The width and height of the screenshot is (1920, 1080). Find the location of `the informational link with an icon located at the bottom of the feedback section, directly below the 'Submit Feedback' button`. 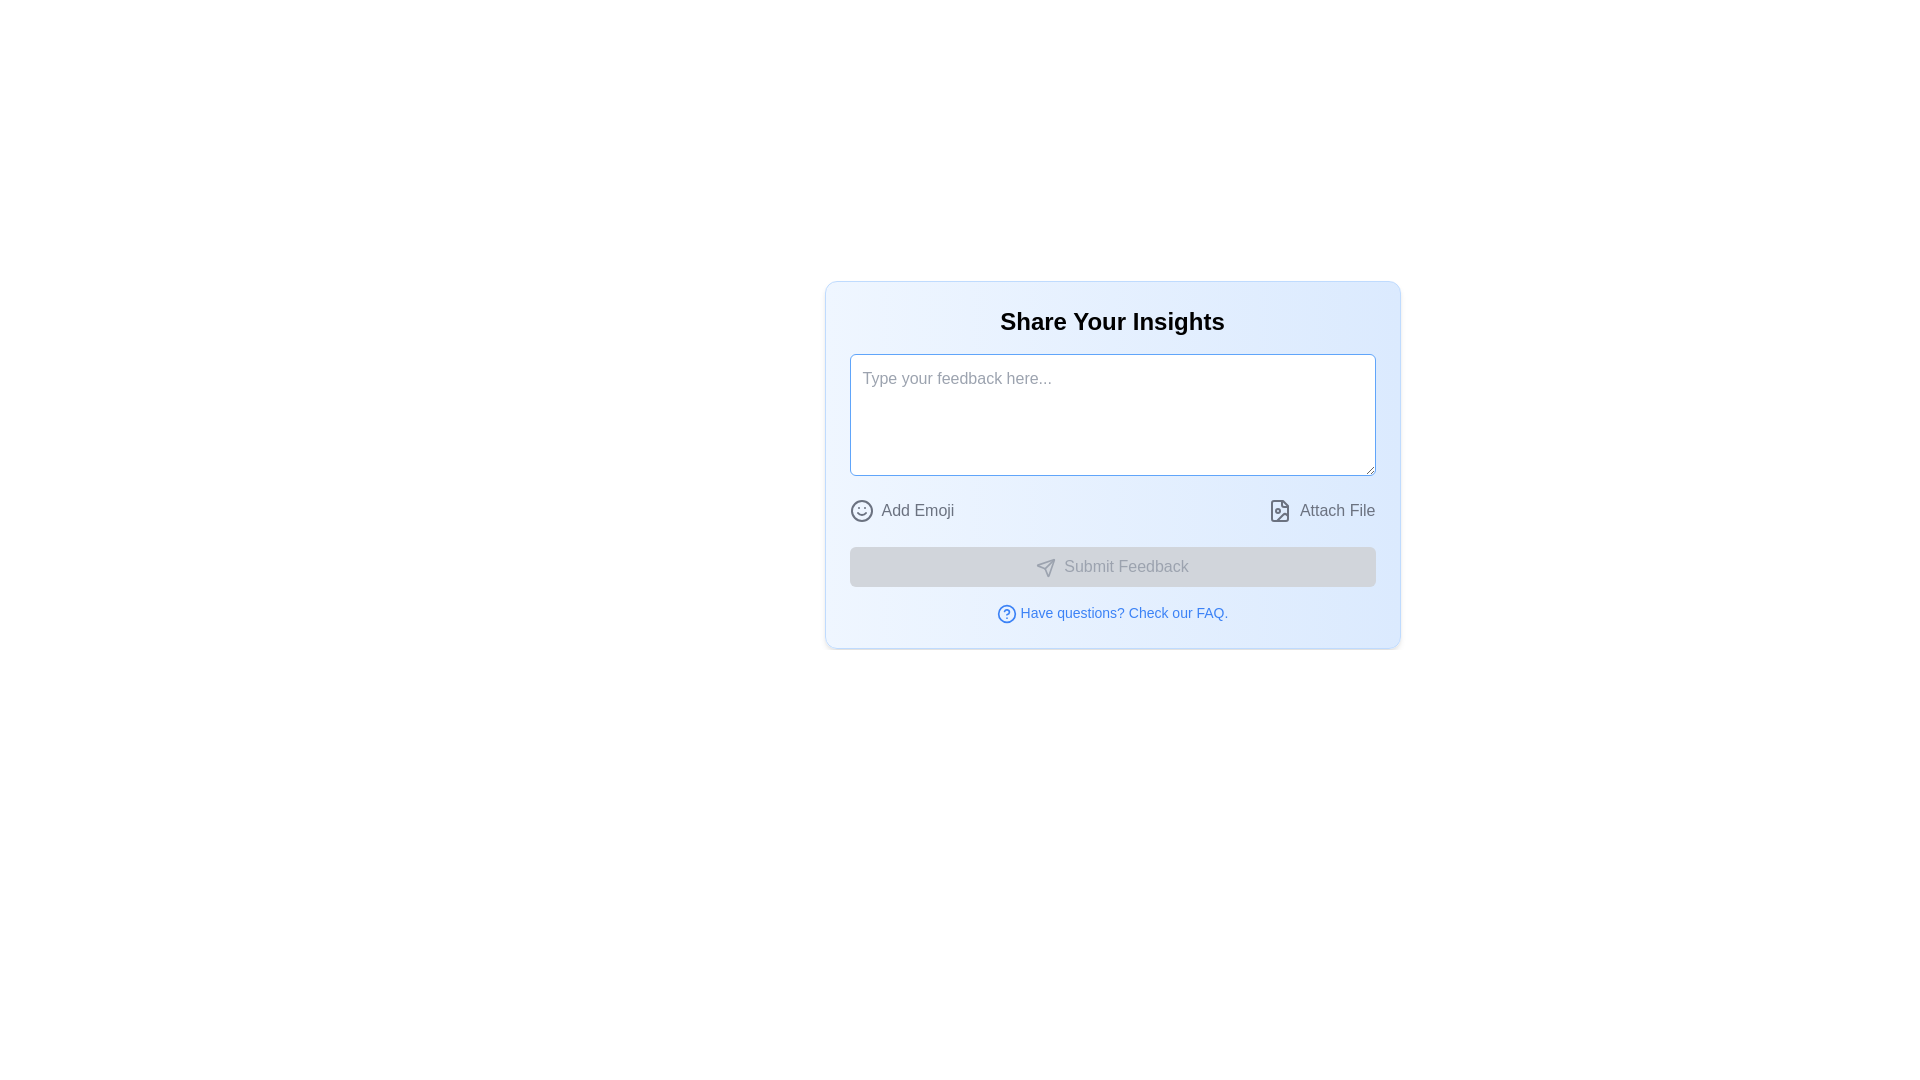

the informational link with an icon located at the bottom of the feedback section, directly below the 'Submit Feedback' button is located at coordinates (1111, 612).